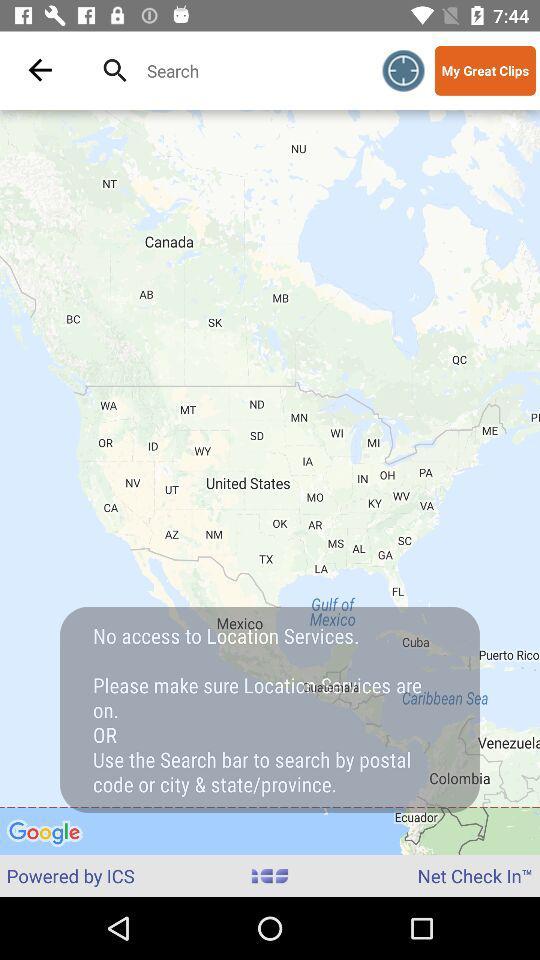 This screenshot has height=960, width=540. What do you see at coordinates (248, 70) in the screenshot?
I see `search function` at bounding box center [248, 70].